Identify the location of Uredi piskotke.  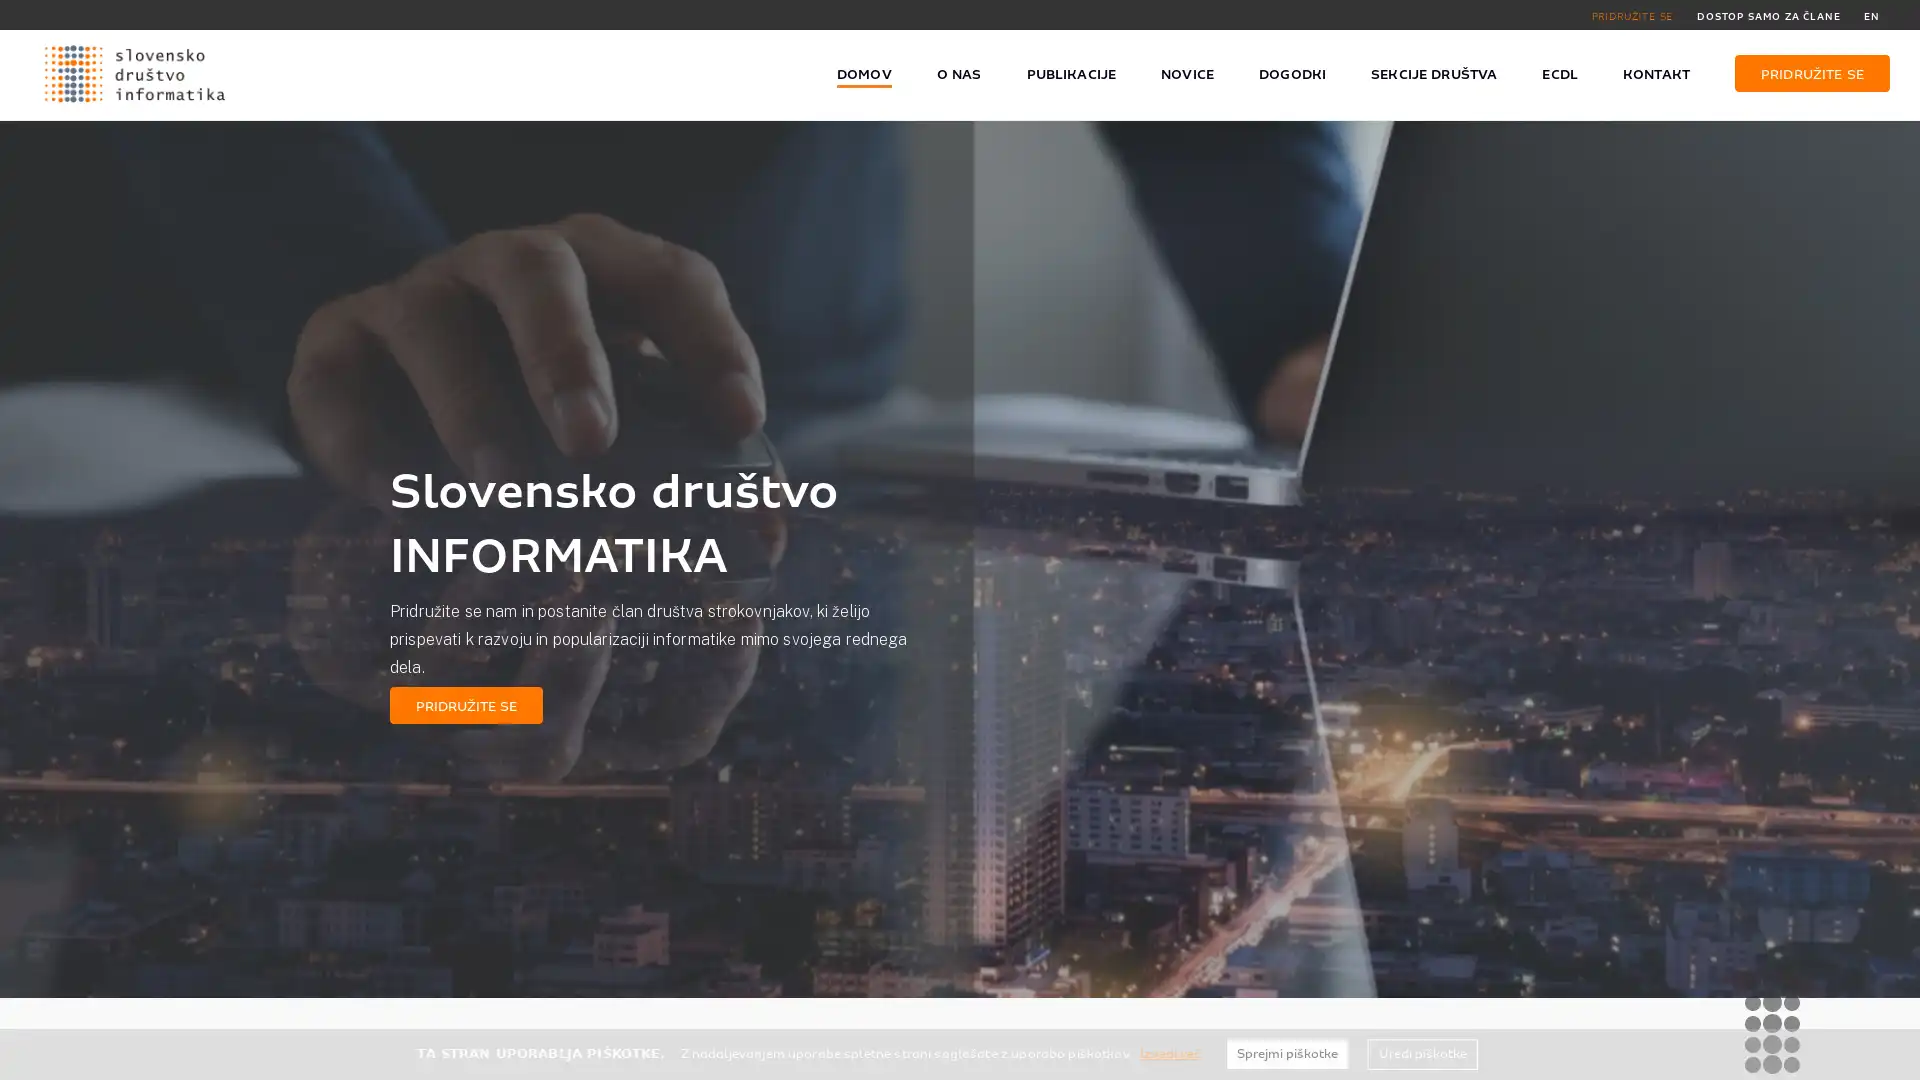
(1420, 1053).